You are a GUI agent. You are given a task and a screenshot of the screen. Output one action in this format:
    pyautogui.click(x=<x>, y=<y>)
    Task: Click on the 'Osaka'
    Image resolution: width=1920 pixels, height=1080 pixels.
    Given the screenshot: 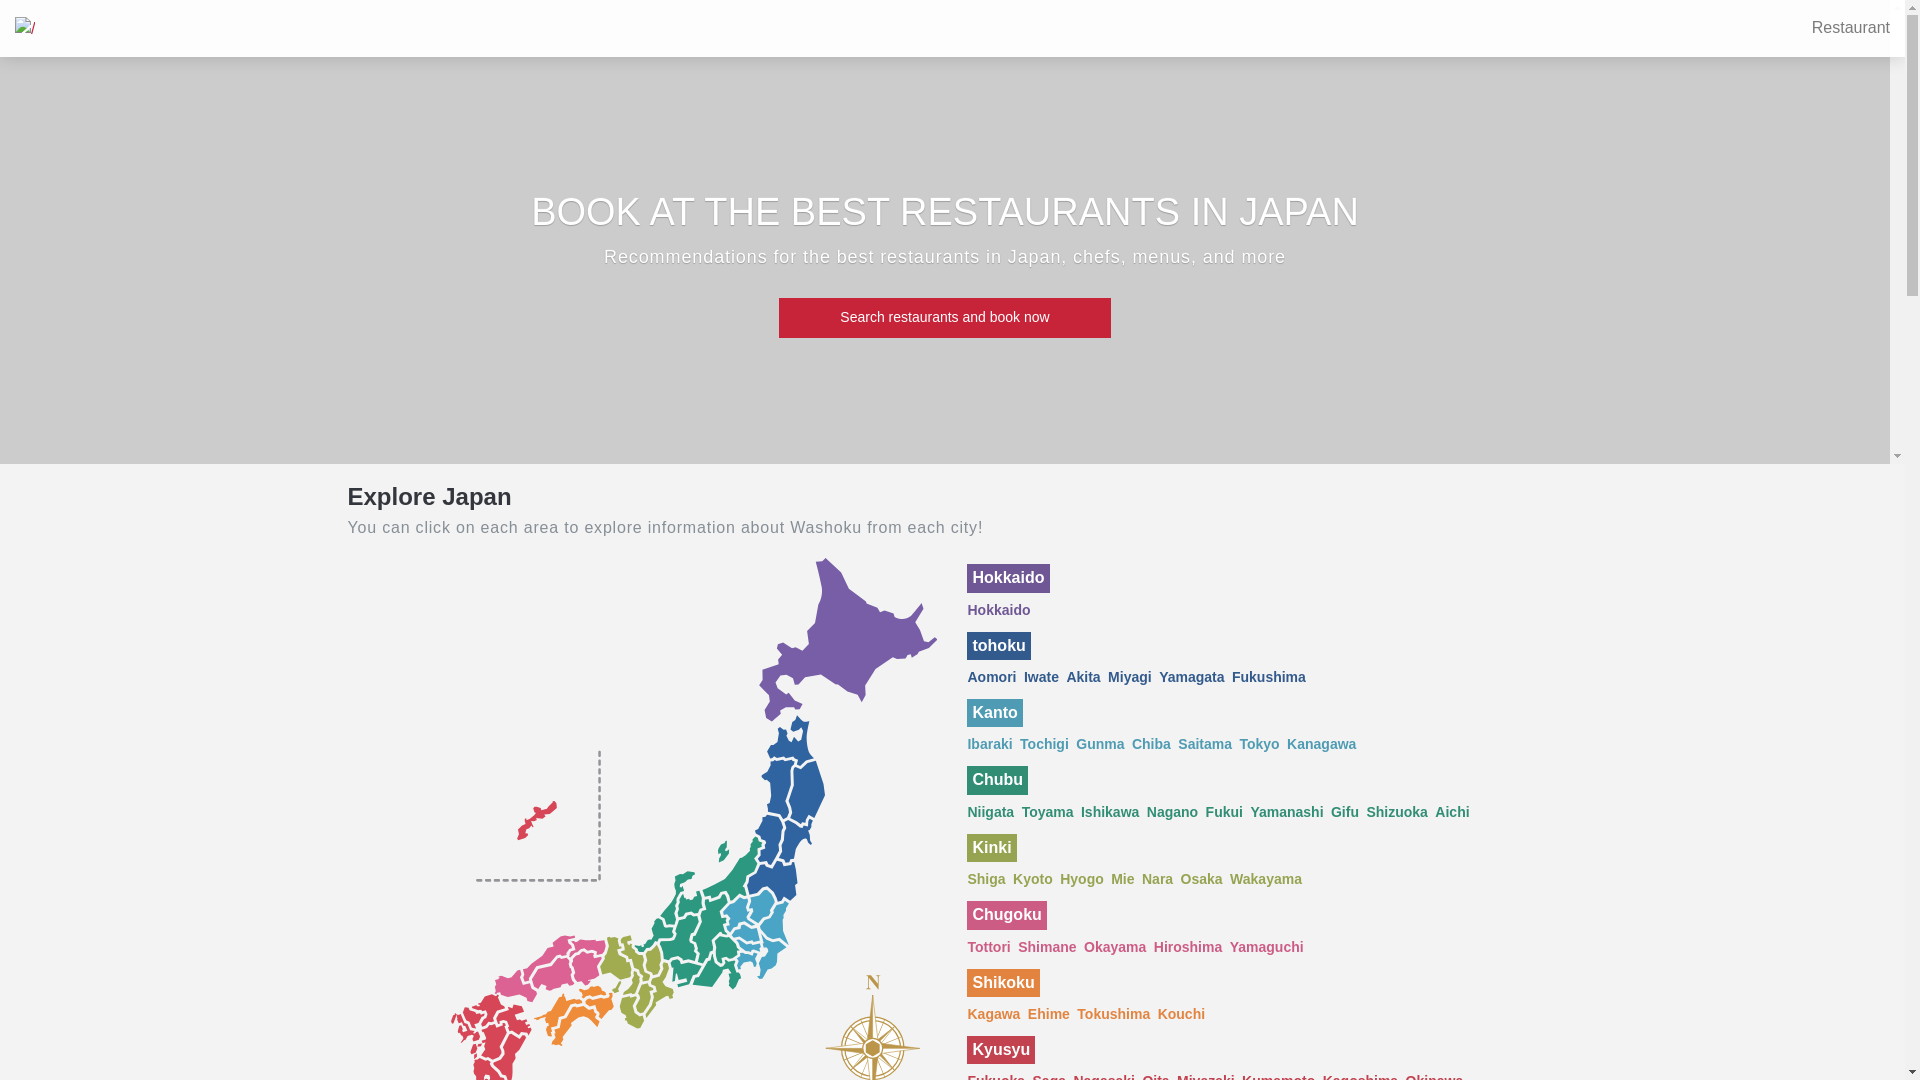 What is the action you would take?
    pyautogui.click(x=1180, y=878)
    